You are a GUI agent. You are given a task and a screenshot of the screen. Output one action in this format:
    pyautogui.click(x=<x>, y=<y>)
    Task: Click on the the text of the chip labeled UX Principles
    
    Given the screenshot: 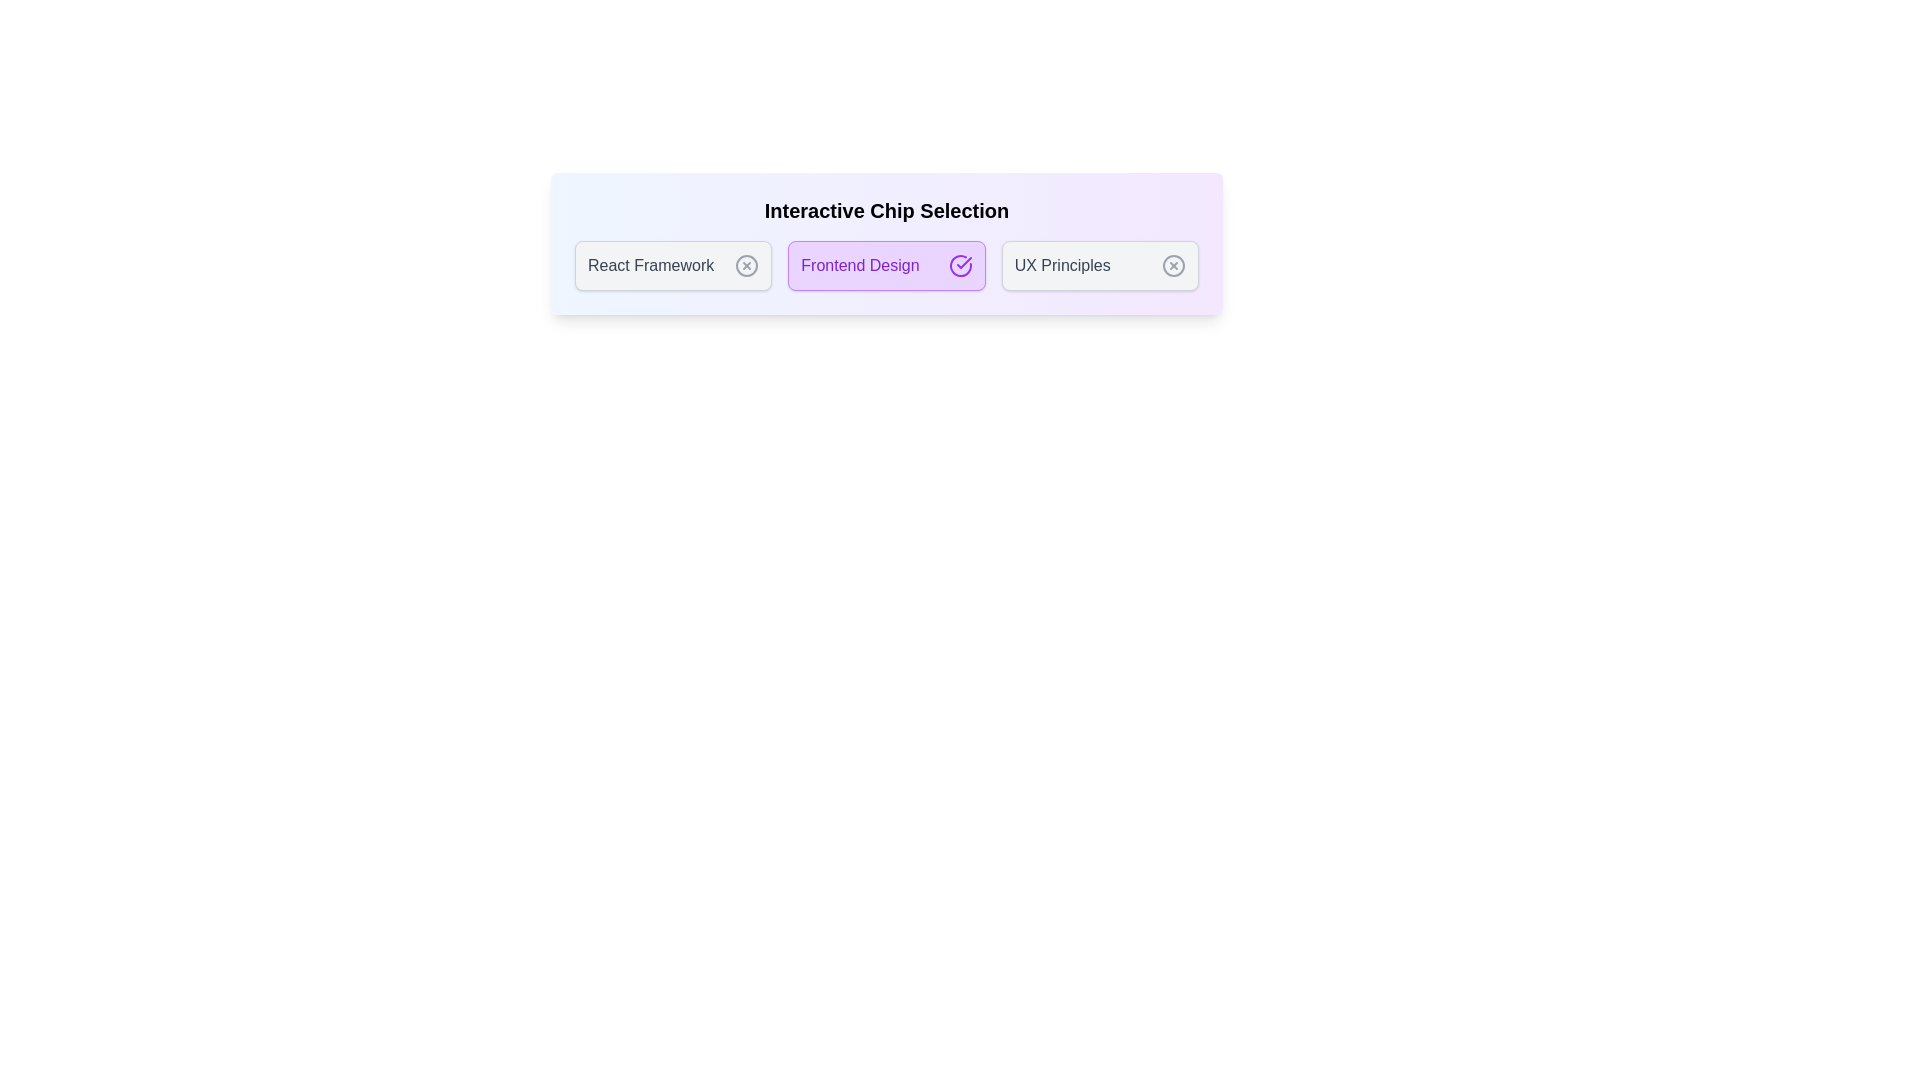 What is the action you would take?
    pyautogui.click(x=1099, y=265)
    